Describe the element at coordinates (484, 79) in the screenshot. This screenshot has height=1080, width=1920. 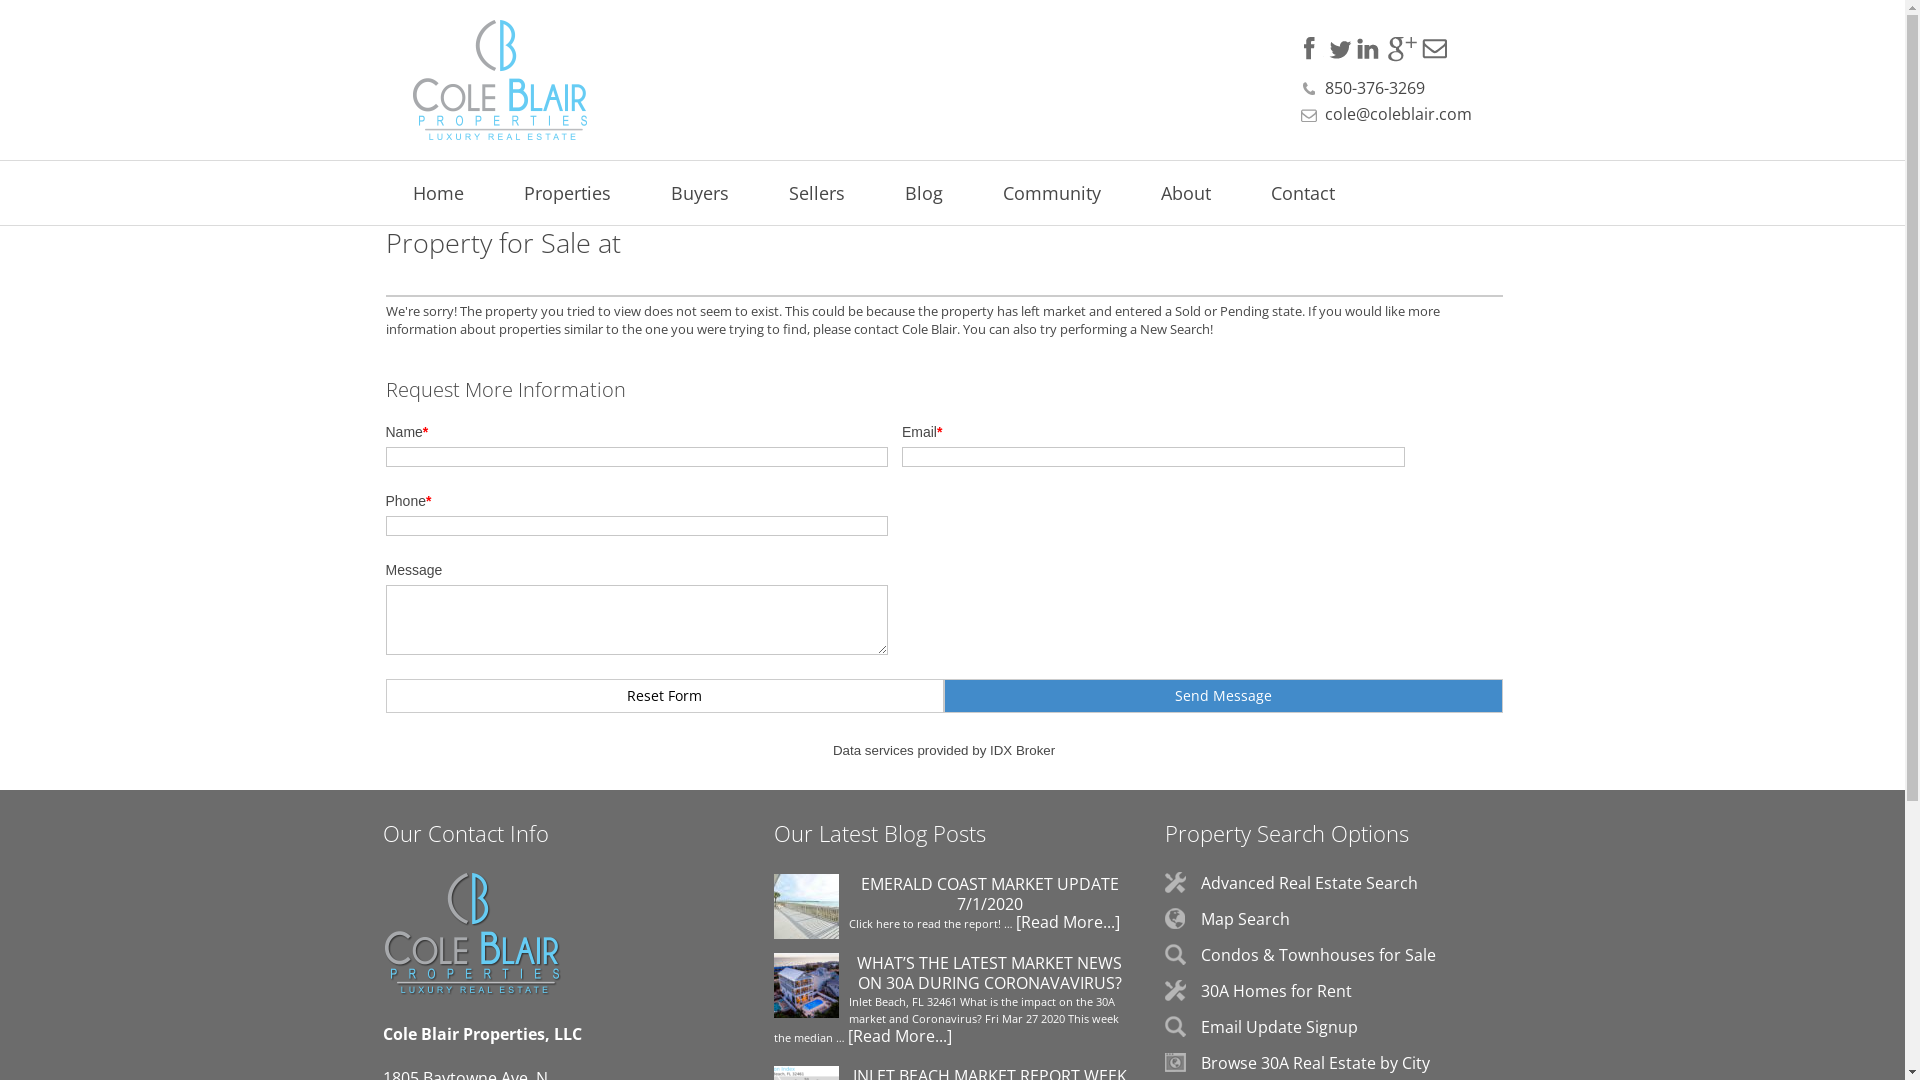
I see `'30A Real Estate | Condos | 30A Florida Homes for Sale'` at that location.